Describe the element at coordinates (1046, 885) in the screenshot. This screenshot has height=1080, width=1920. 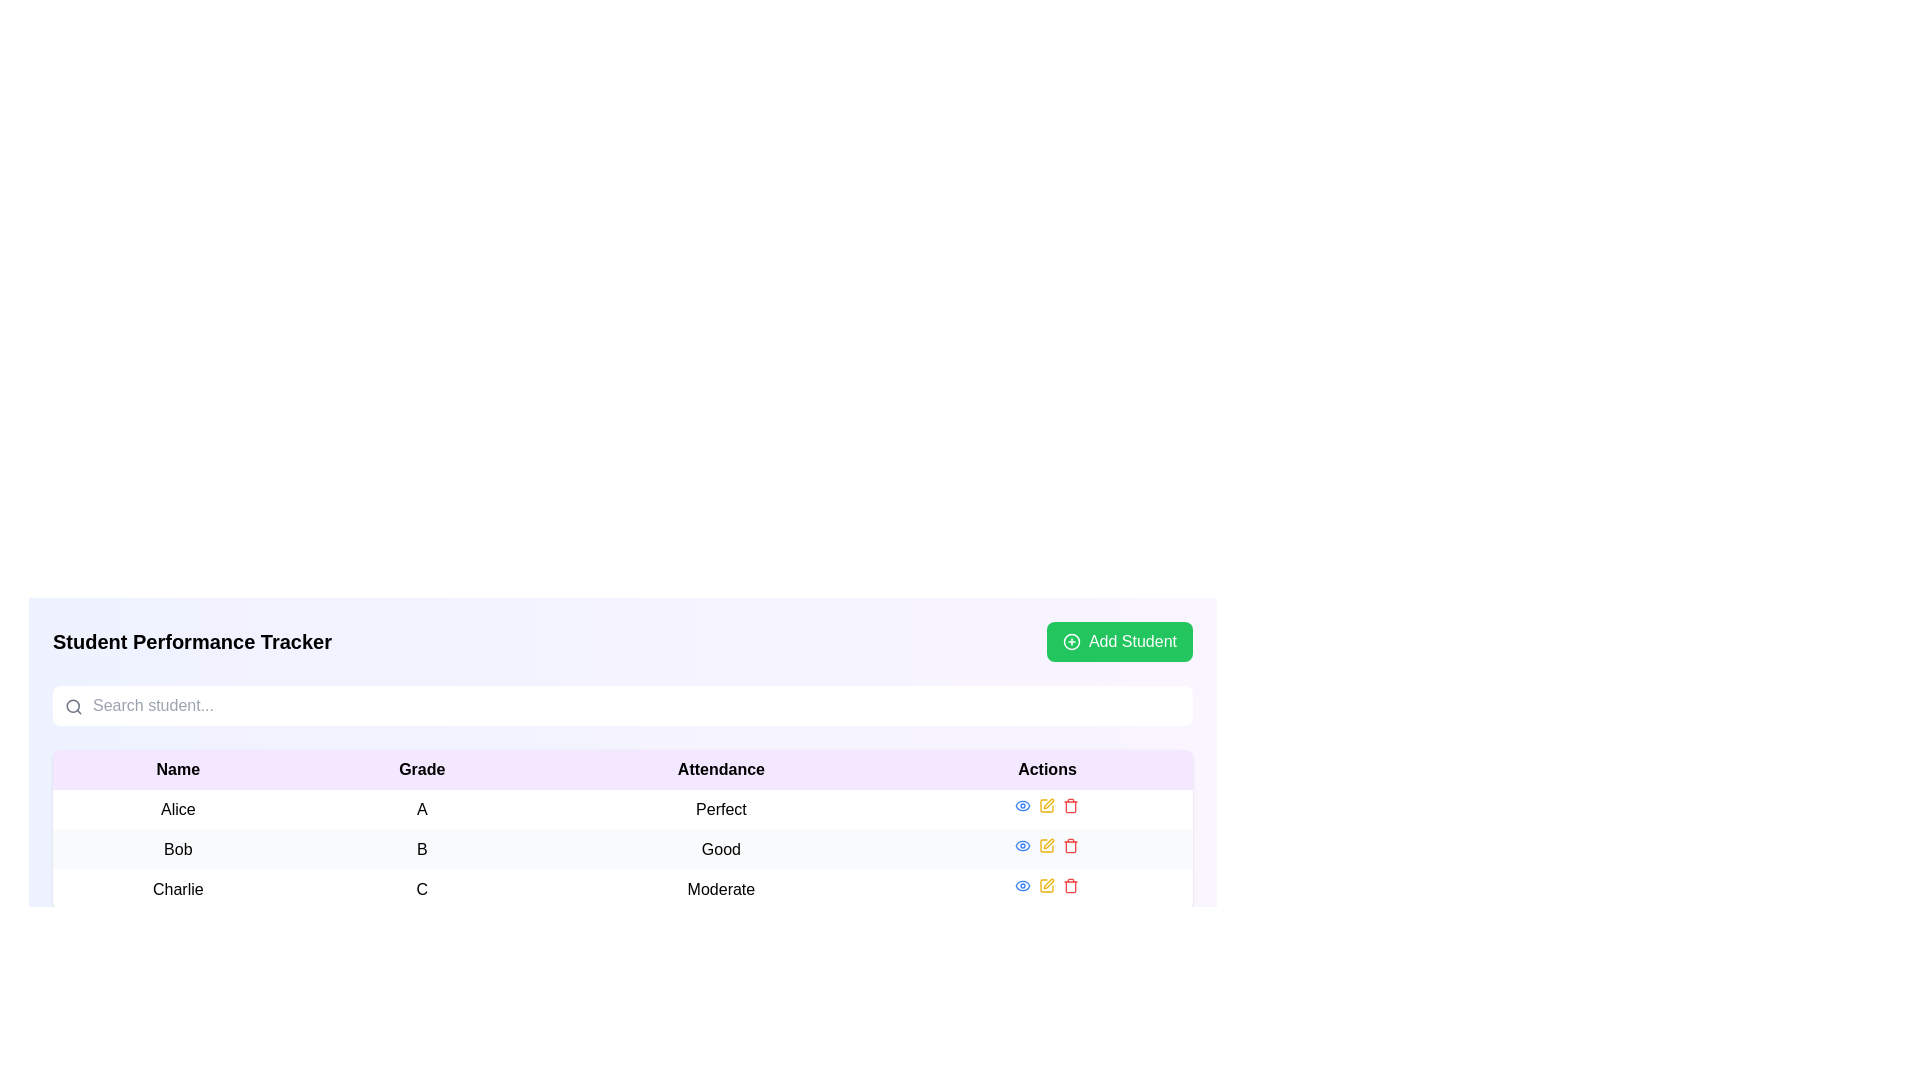
I see `the eye icon in the Actions column of the row representing 'Charlie'` at that location.